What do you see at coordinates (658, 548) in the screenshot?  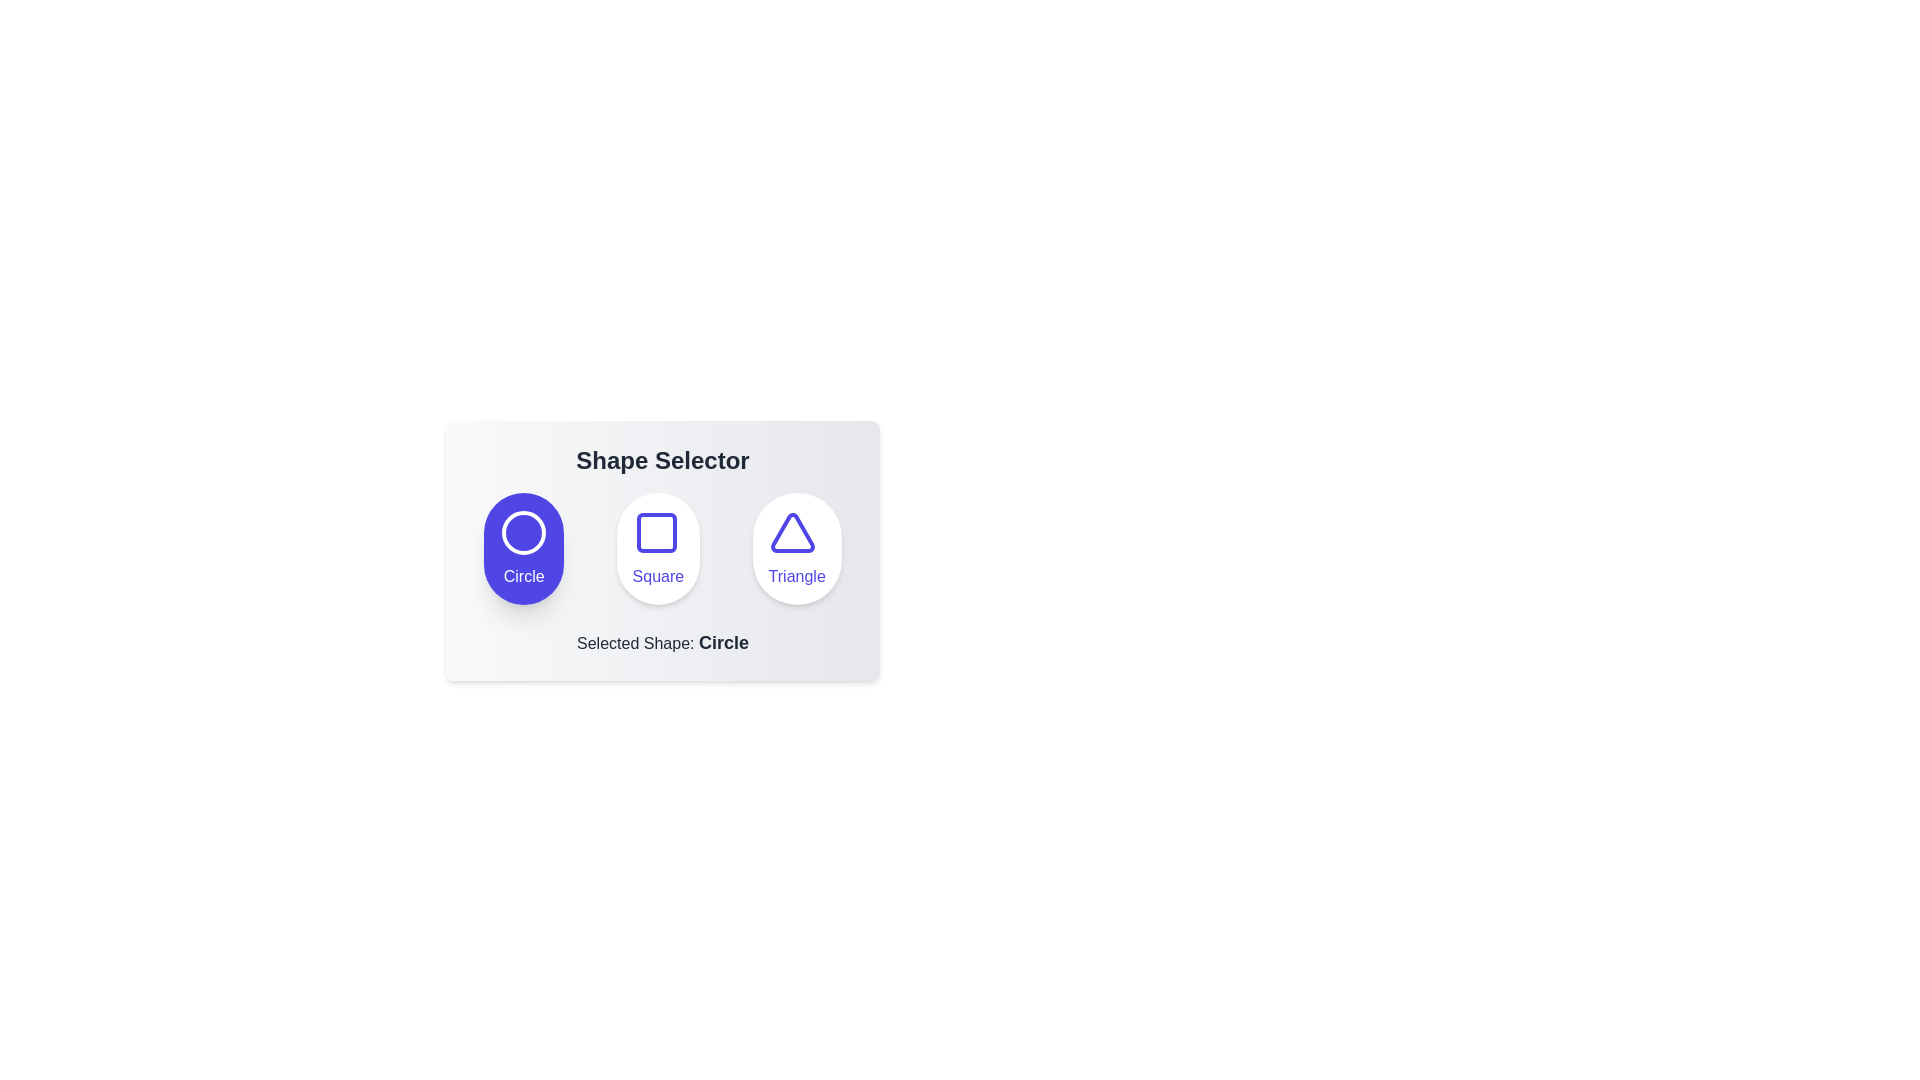 I see `the Square button to select it` at bounding box center [658, 548].